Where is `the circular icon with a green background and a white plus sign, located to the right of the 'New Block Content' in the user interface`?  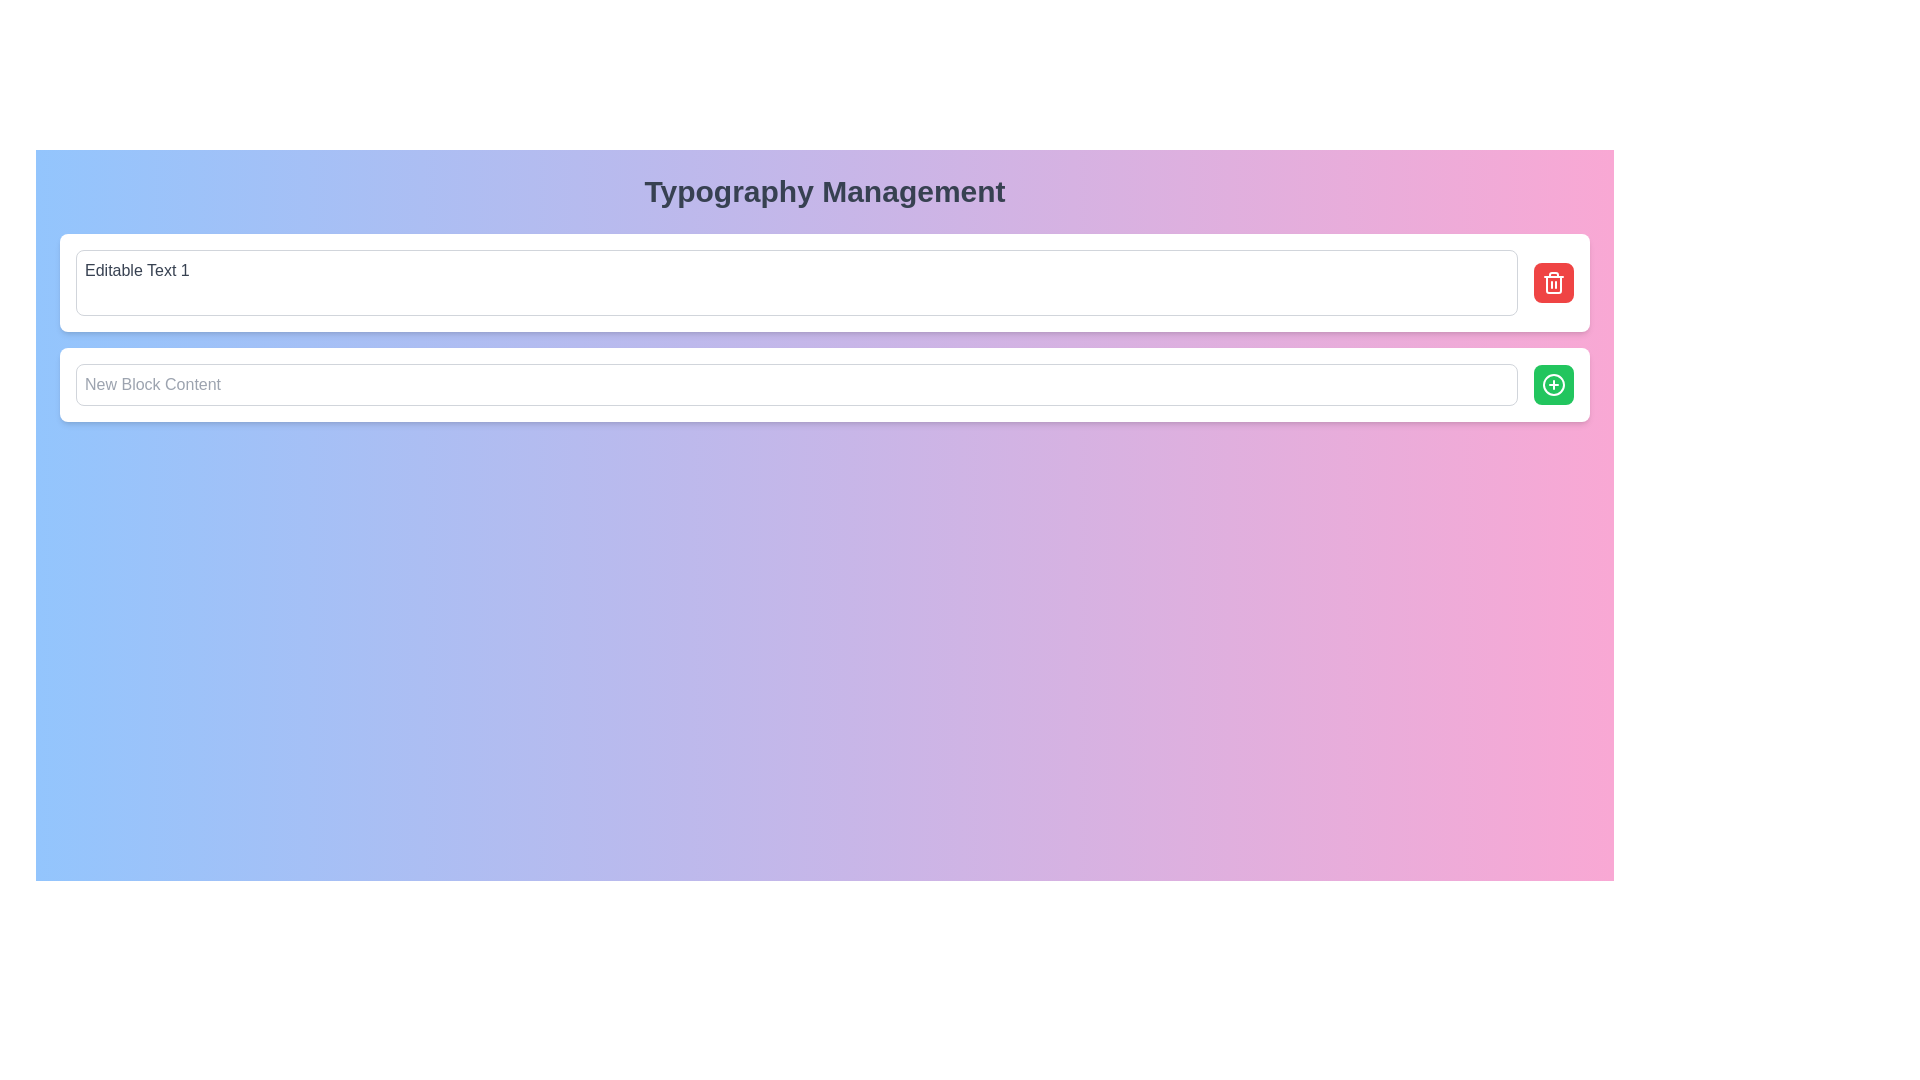 the circular icon with a green background and a white plus sign, located to the right of the 'New Block Content' in the user interface is located at coordinates (1553, 385).